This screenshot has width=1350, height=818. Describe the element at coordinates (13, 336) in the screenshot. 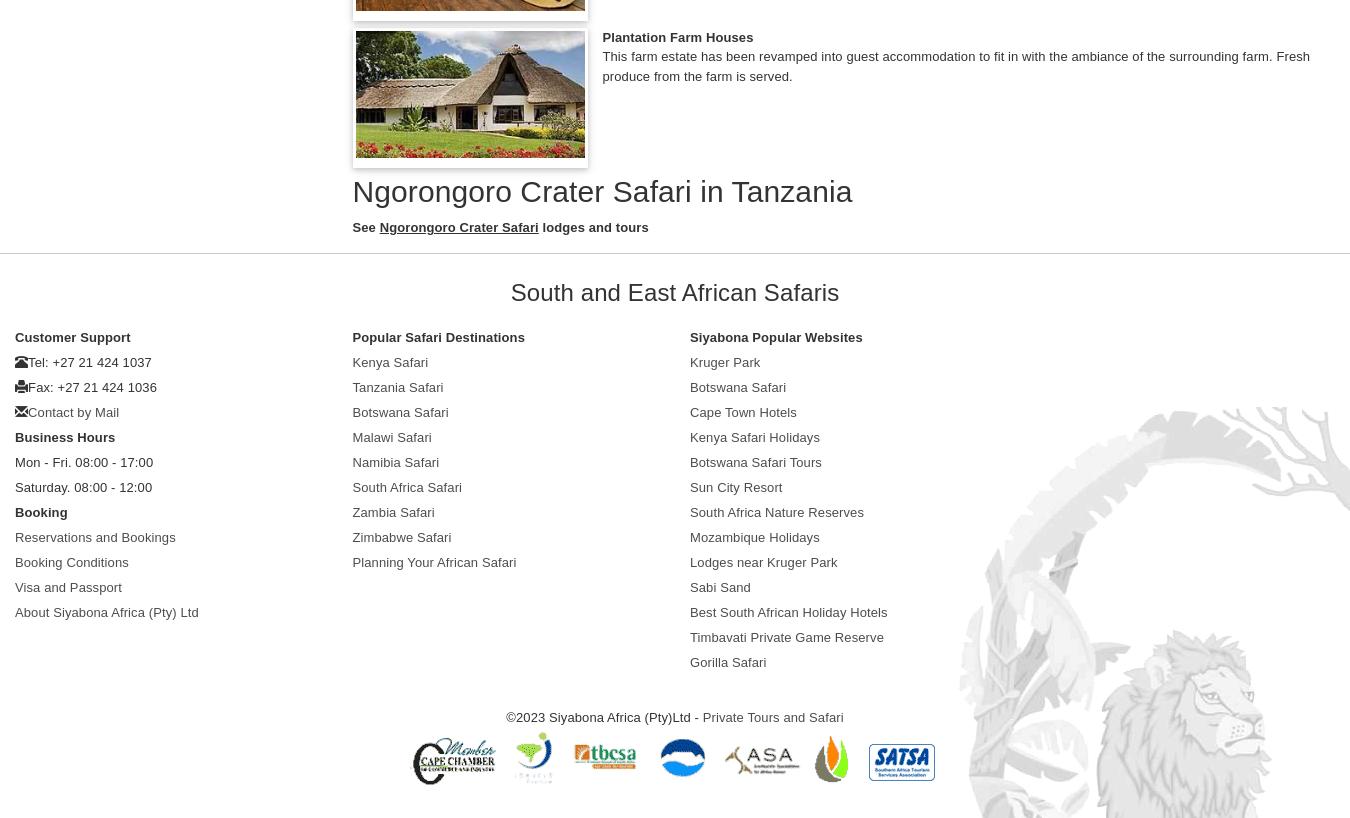

I see `'Customer Support'` at that location.